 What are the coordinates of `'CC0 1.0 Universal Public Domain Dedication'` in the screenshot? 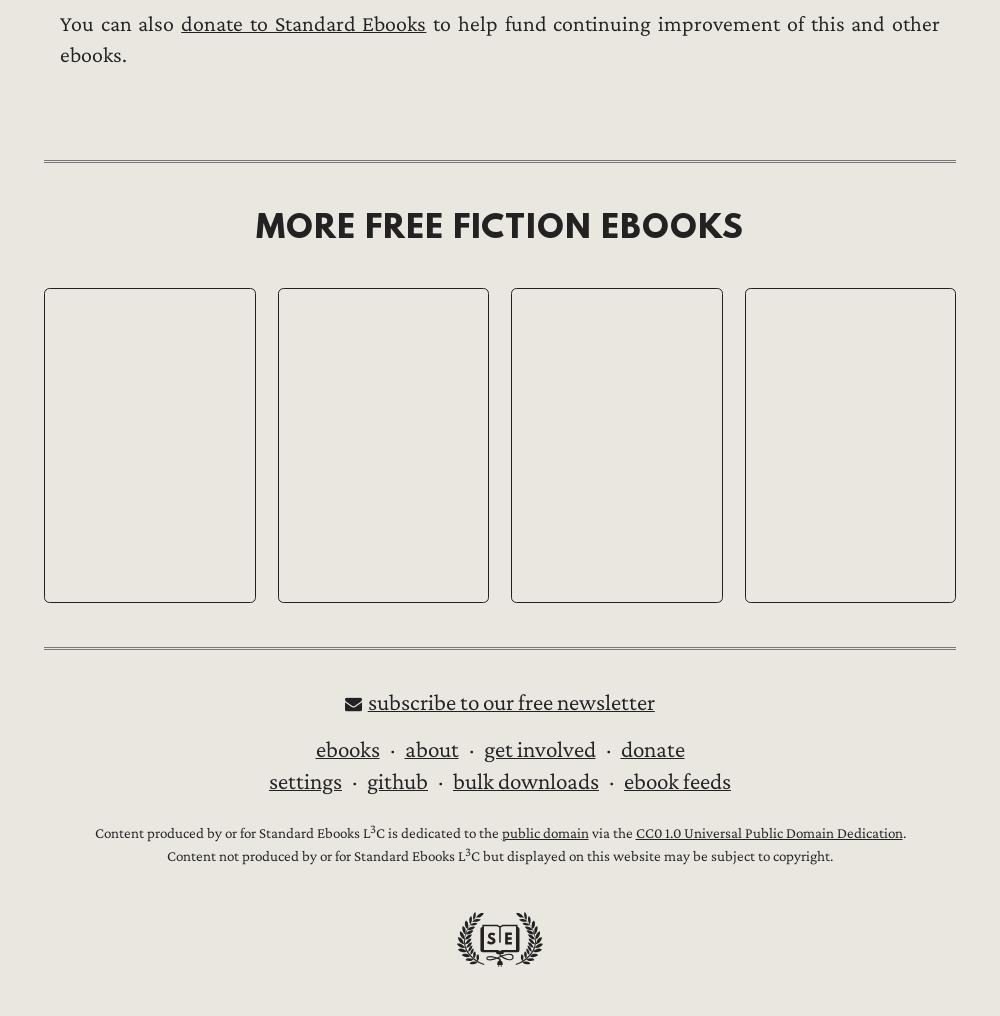 It's located at (768, 833).